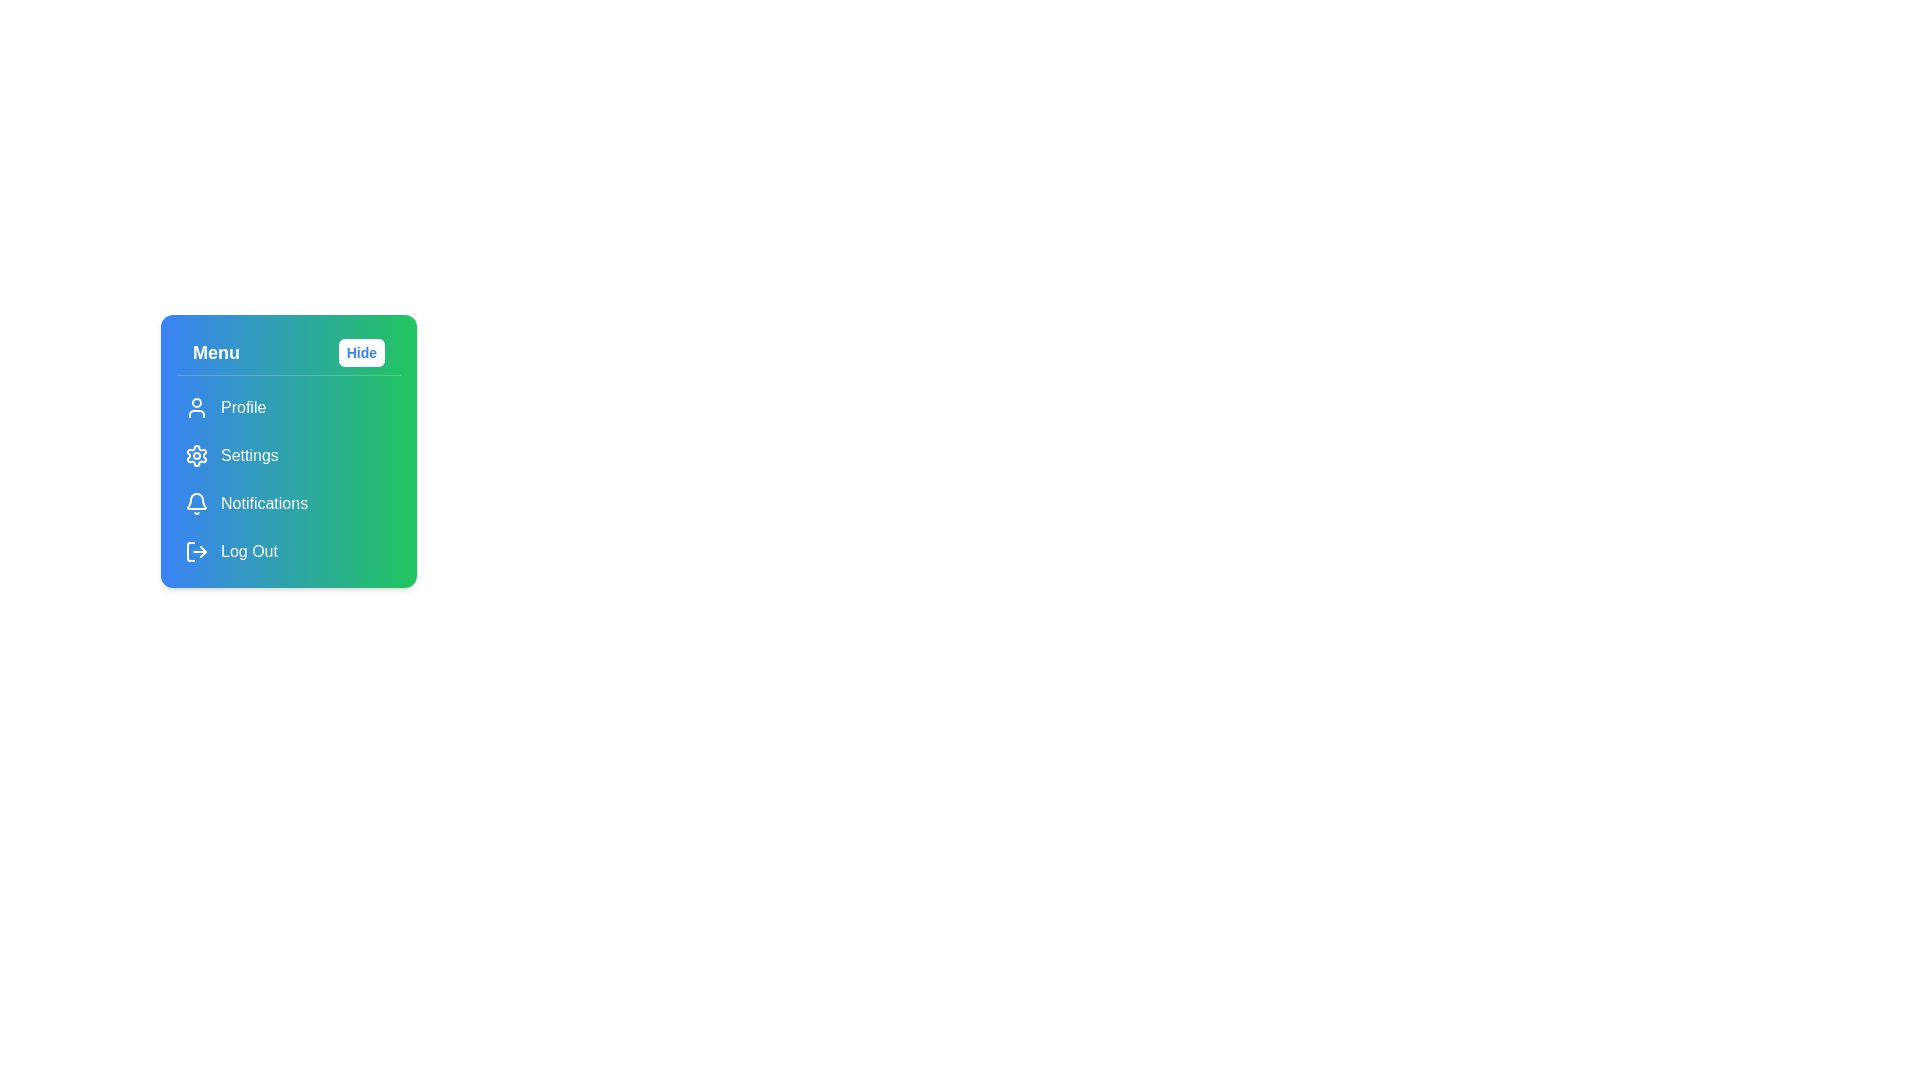 The height and width of the screenshot is (1080, 1920). What do you see at coordinates (216, 352) in the screenshot?
I see `the static text element displaying 'Menu', which is prominently styled with white text on a blue background, located to the left of the 'Hide' button` at bounding box center [216, 352].